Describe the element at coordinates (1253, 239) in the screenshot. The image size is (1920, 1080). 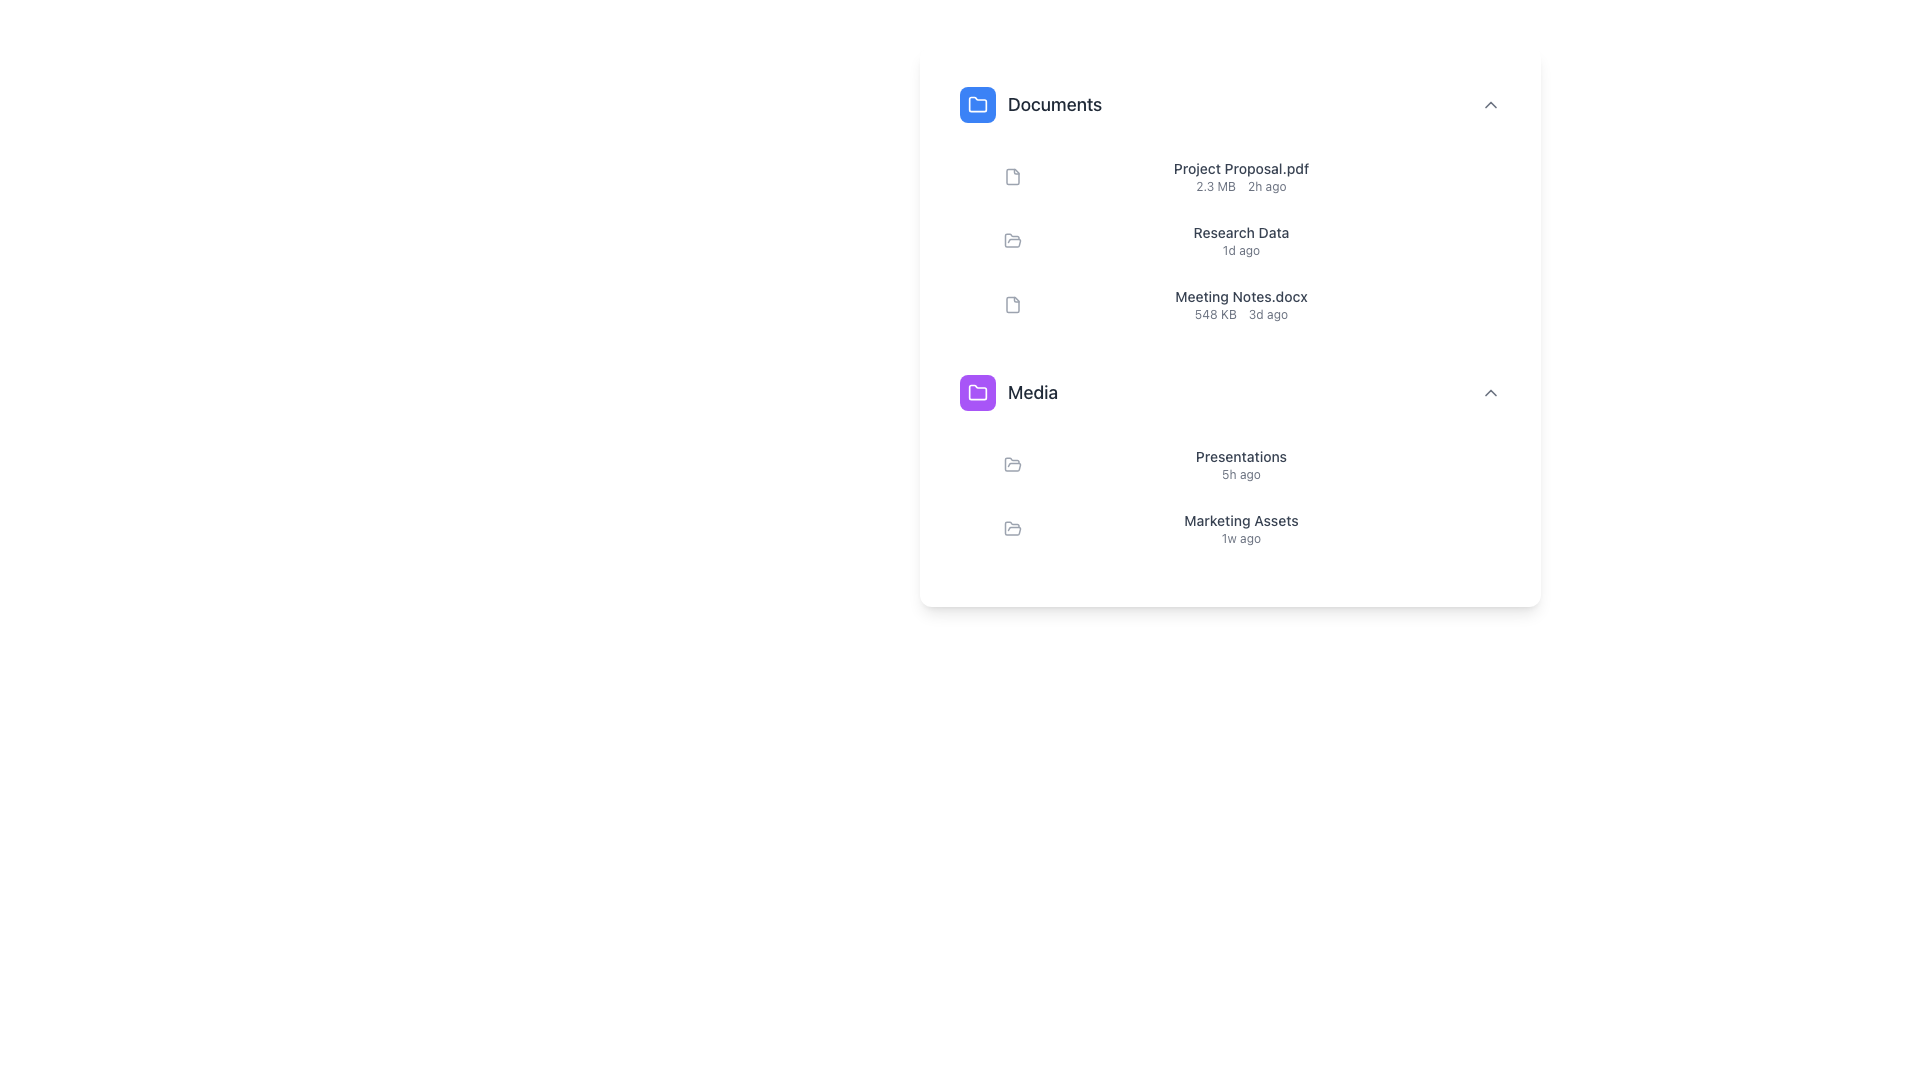
I see `the second entry under the 'Documents' heading, which represents a document or folder` at that location.